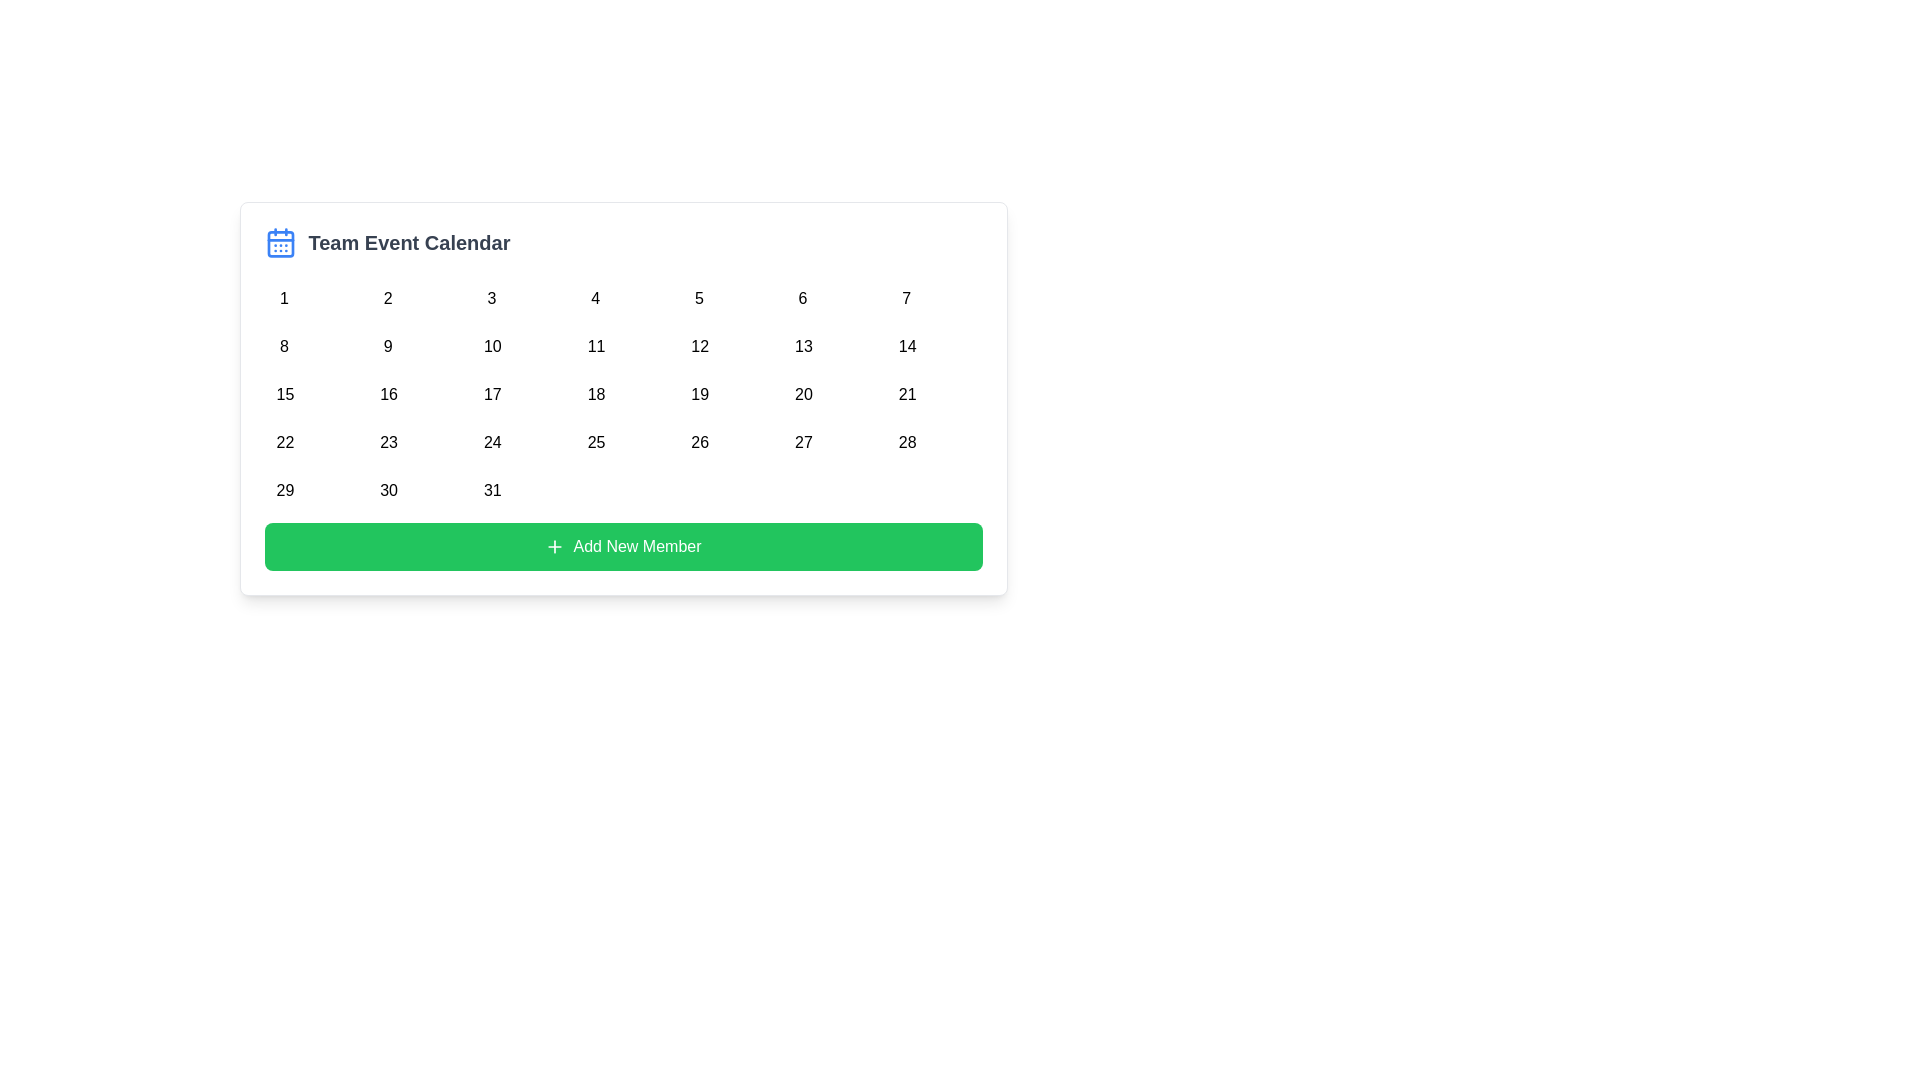 The width and height of the screenshot is (1920, 1080). What do you see at coordinates (283, 390) in the screenshot?
I see `the Button element labeled '15' which is located in the third row and first column of the grid under 'Team Event Calendar'` at bounding box center [283, 390].